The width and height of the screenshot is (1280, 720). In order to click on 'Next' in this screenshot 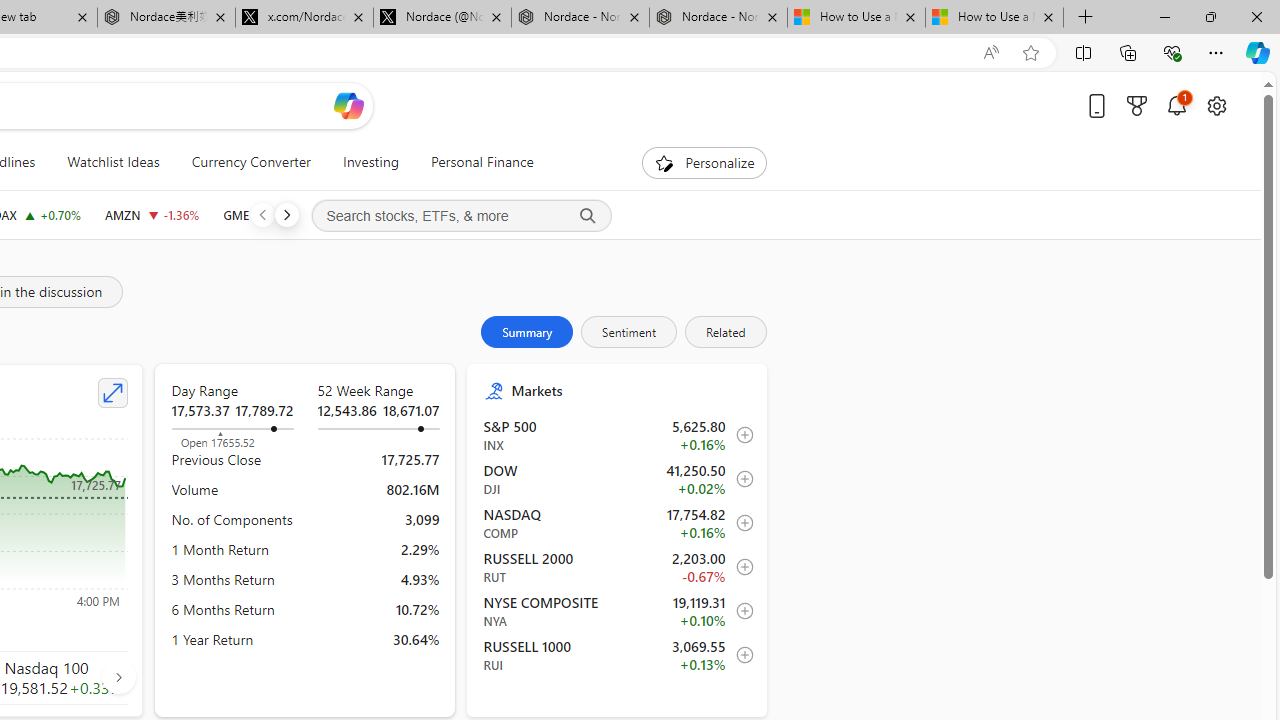, I will do `click(285, 214)`.